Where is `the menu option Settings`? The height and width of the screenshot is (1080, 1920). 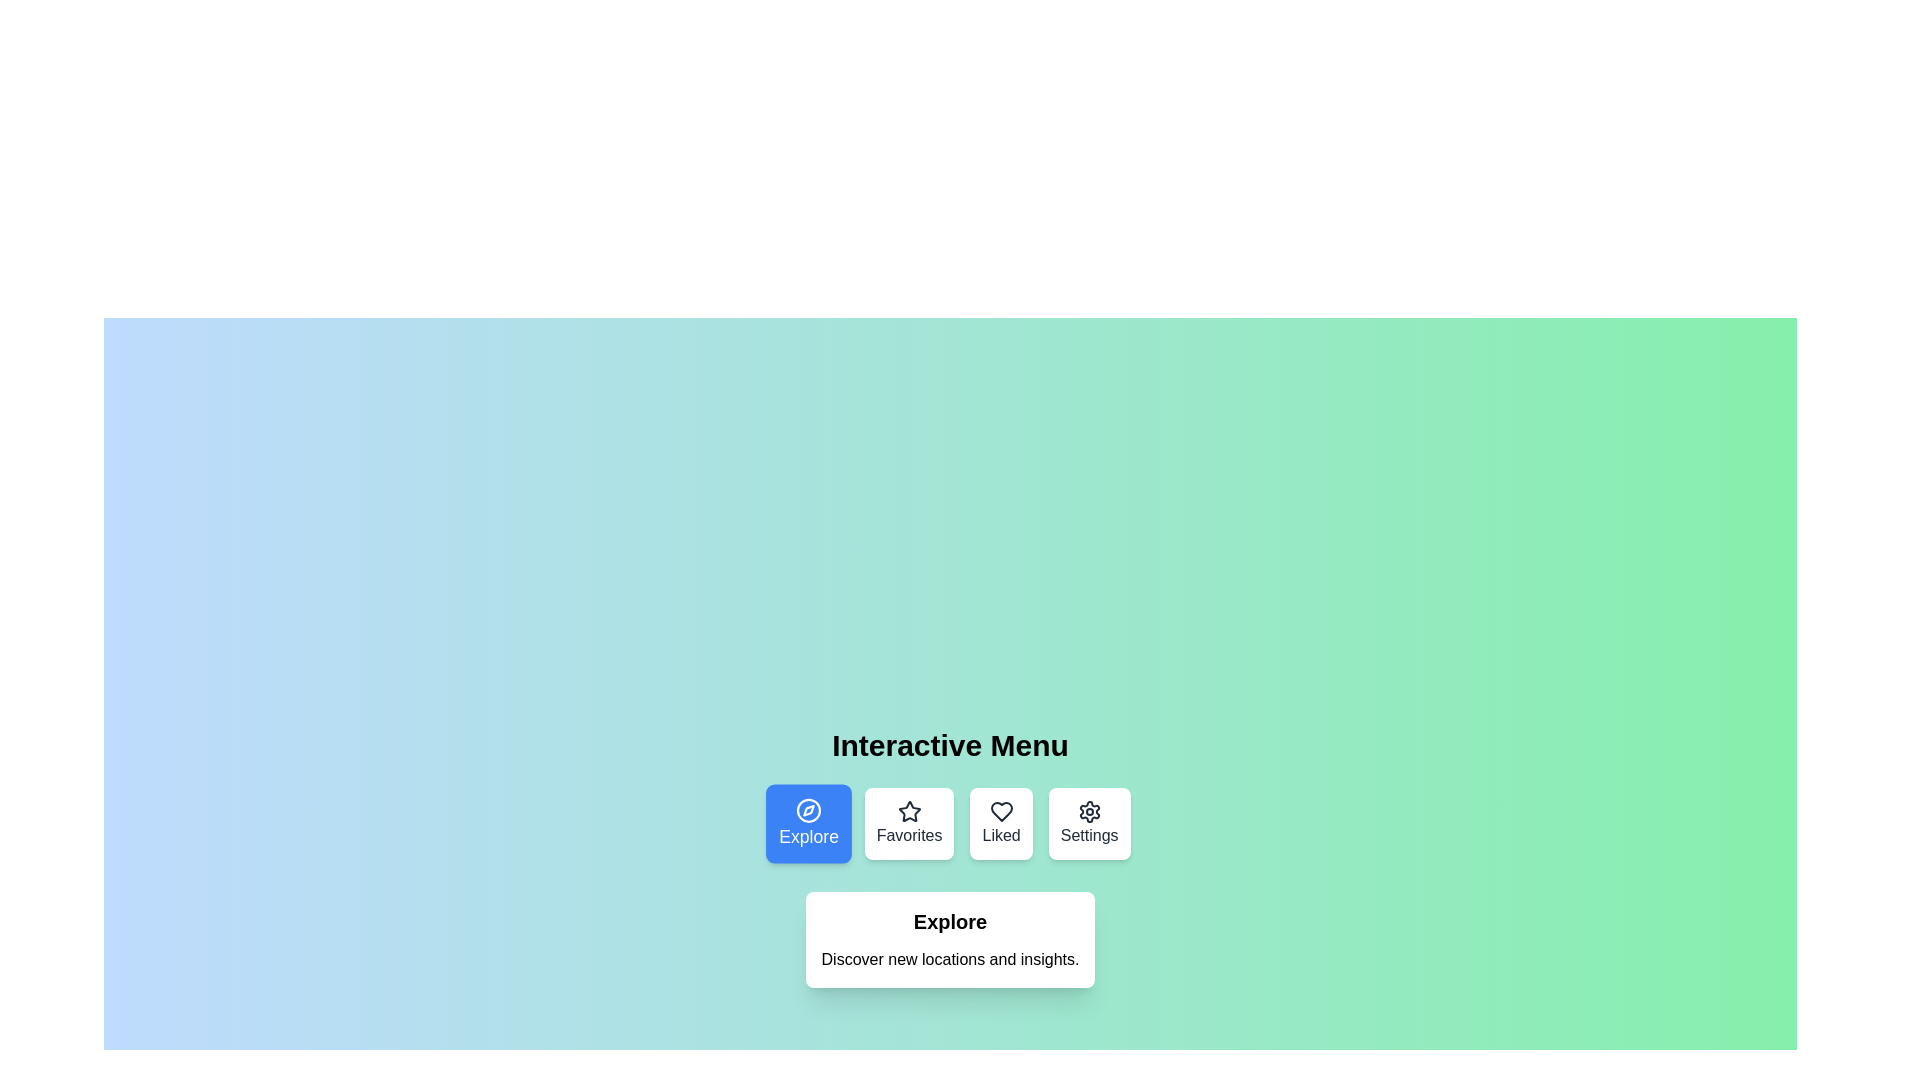
the menu option Settings is located at coordinates (1088, 824).